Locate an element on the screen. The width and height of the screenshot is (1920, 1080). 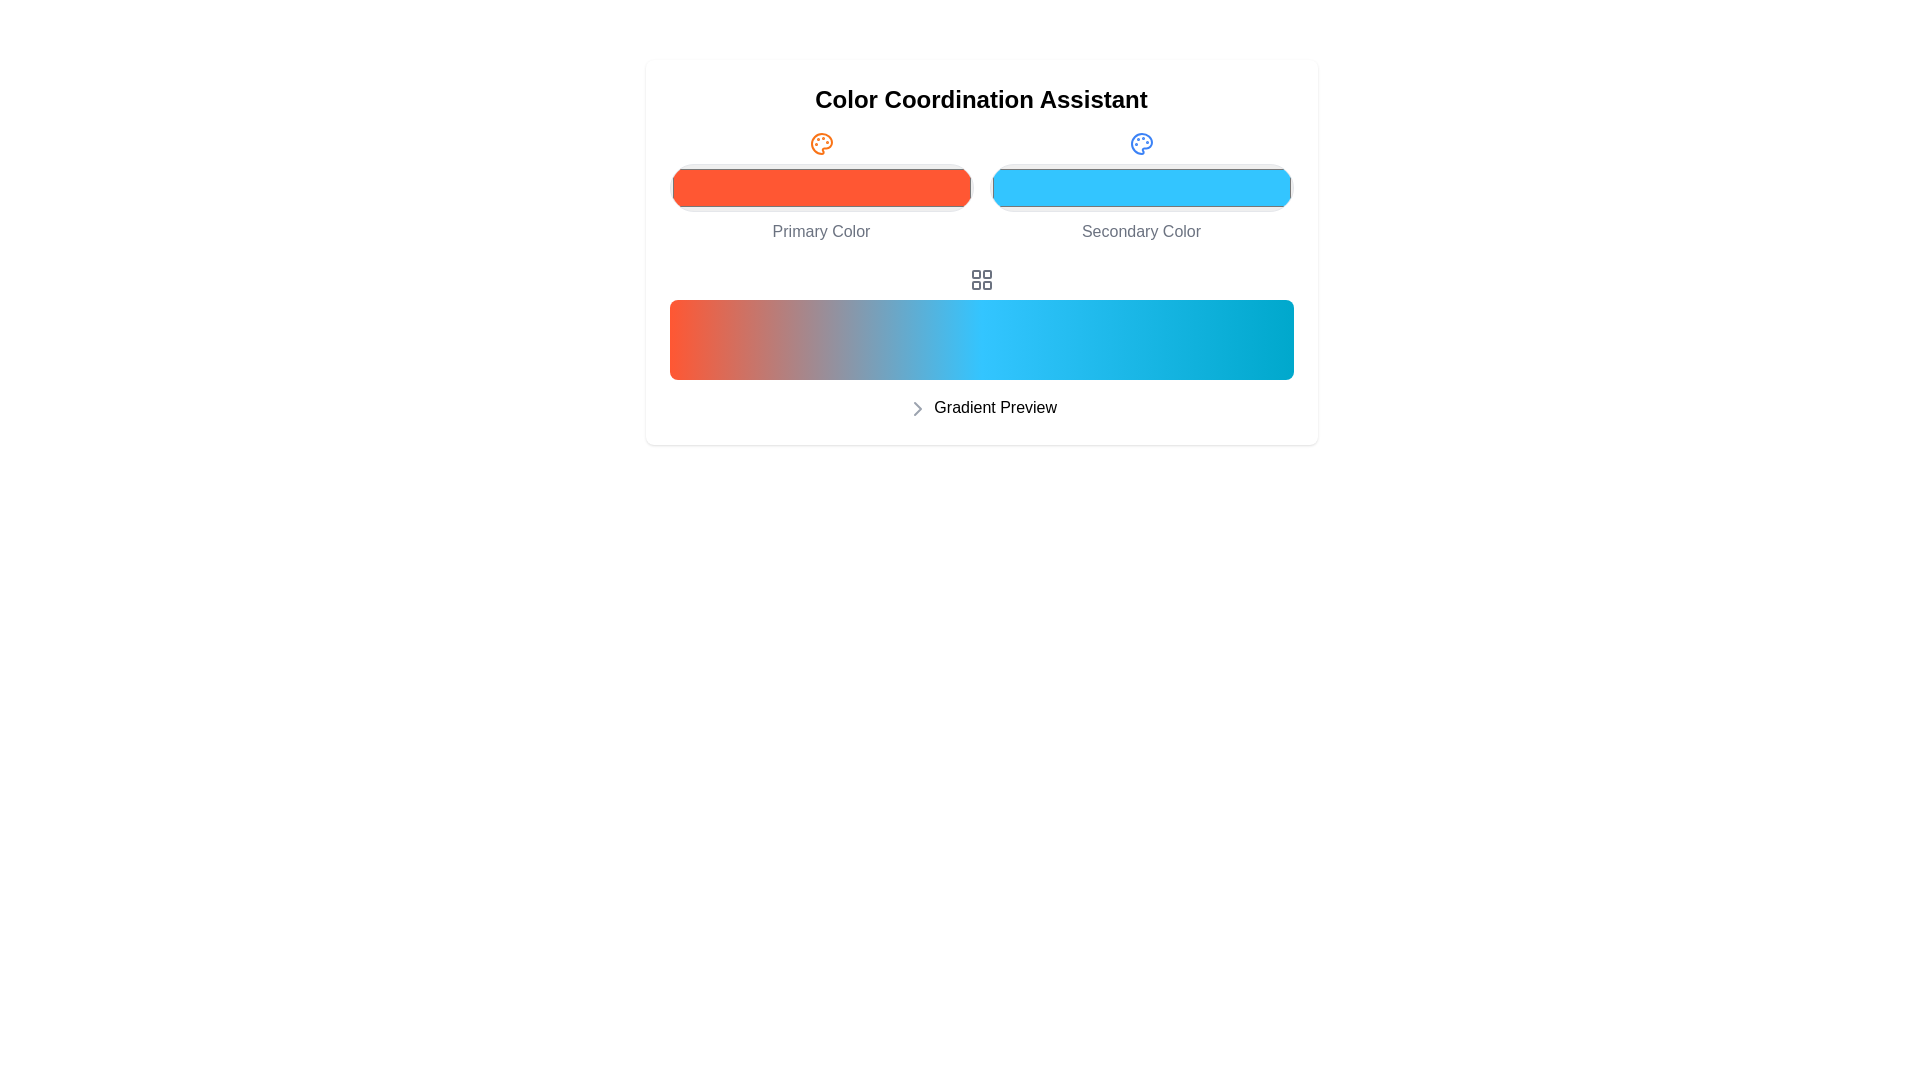
the painter's palette icon, which is styled with a minimalist outlined appearance and is located above the 'Primary Color' text is located at coordinates (821, 142).